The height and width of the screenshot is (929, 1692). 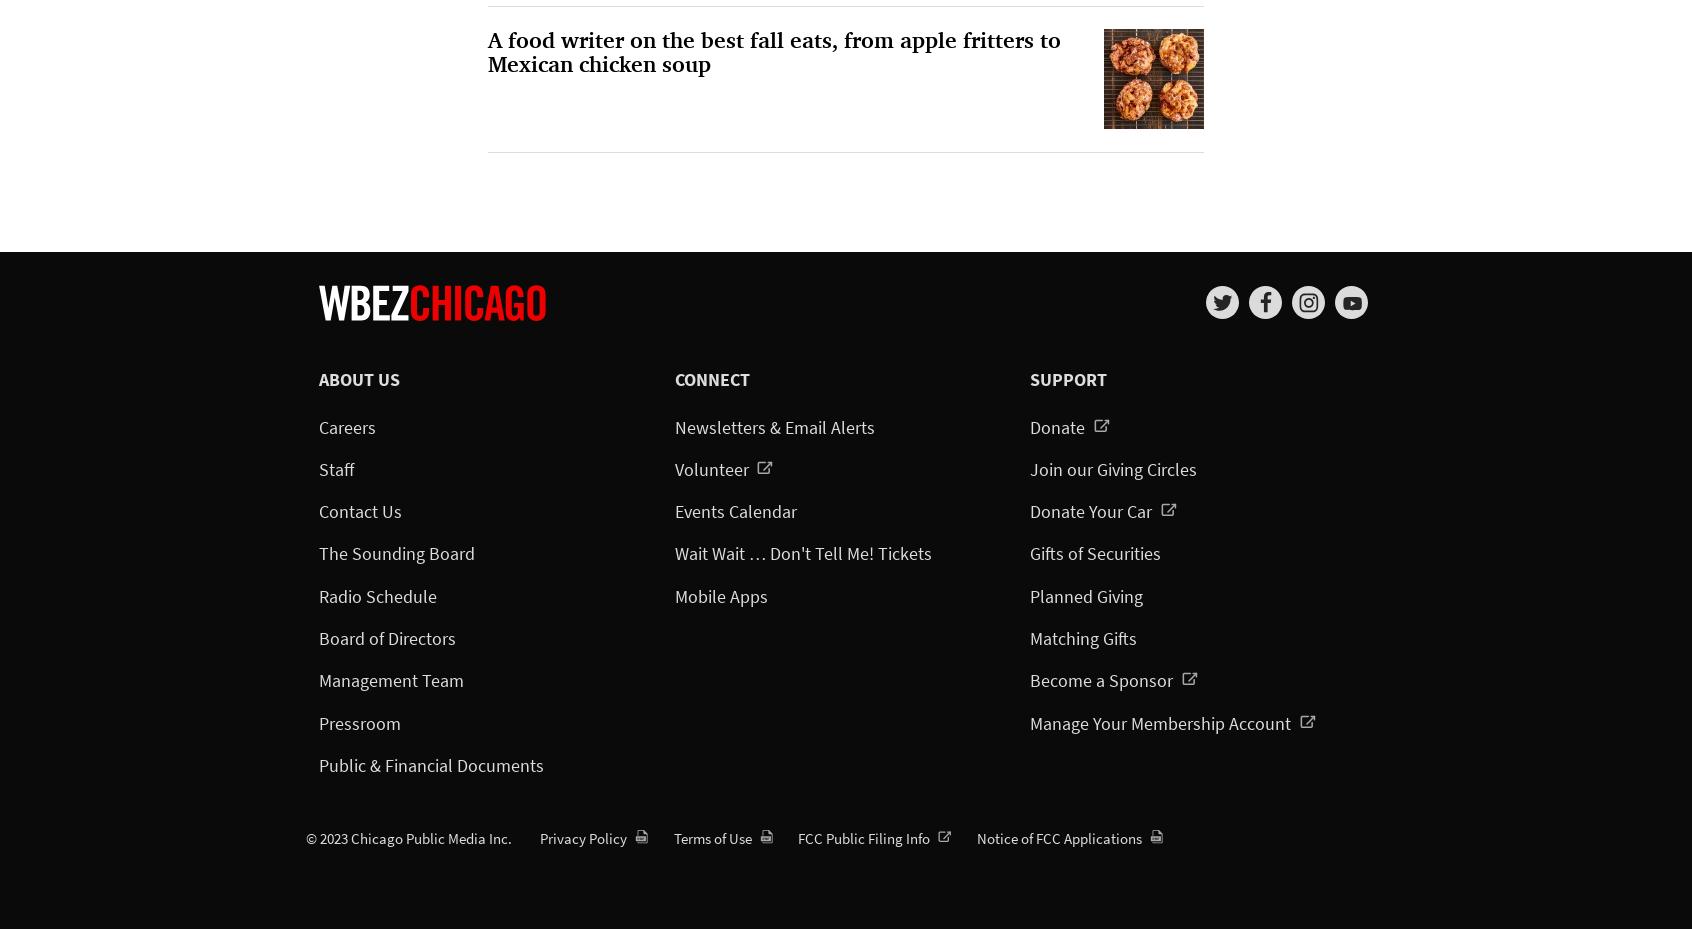 I want to click on 'The Sounding Board', so click(x=396, y=553).